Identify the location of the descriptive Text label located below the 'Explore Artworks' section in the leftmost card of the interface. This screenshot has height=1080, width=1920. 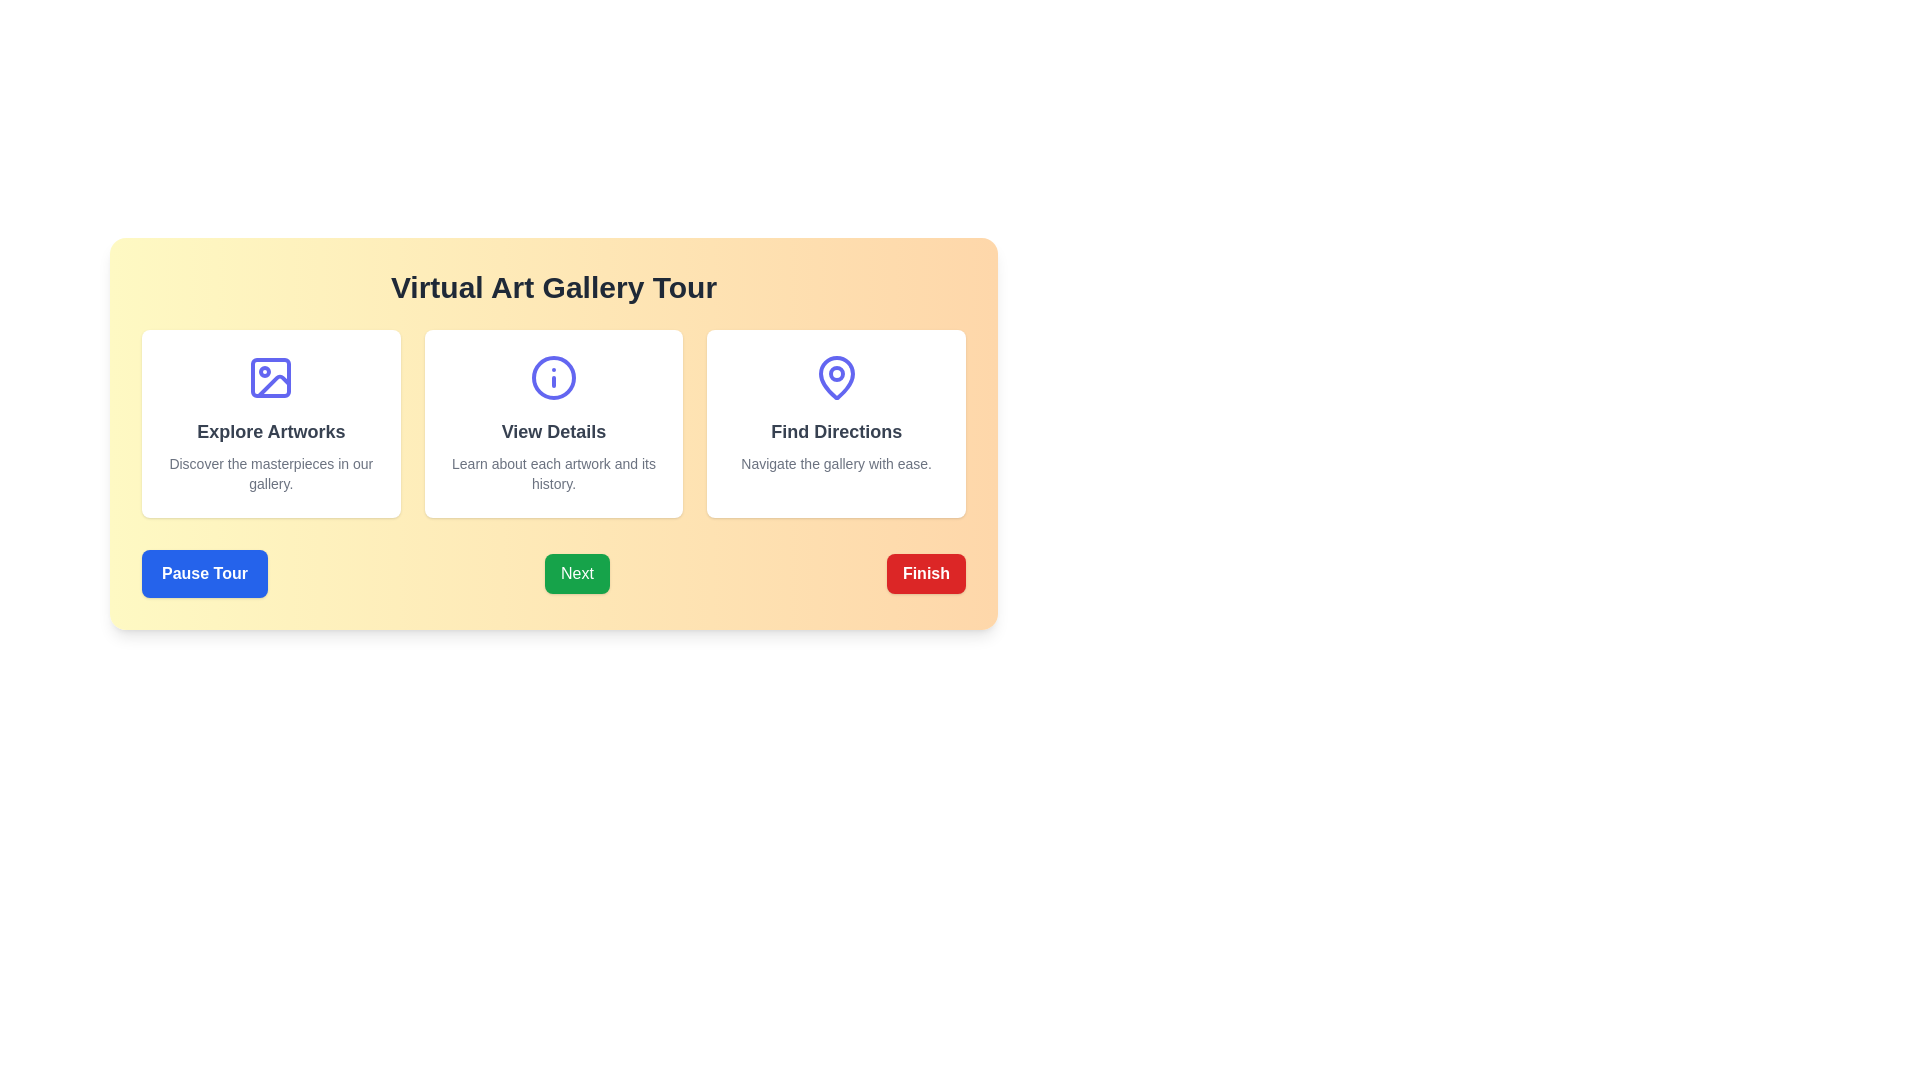
(270, 474).